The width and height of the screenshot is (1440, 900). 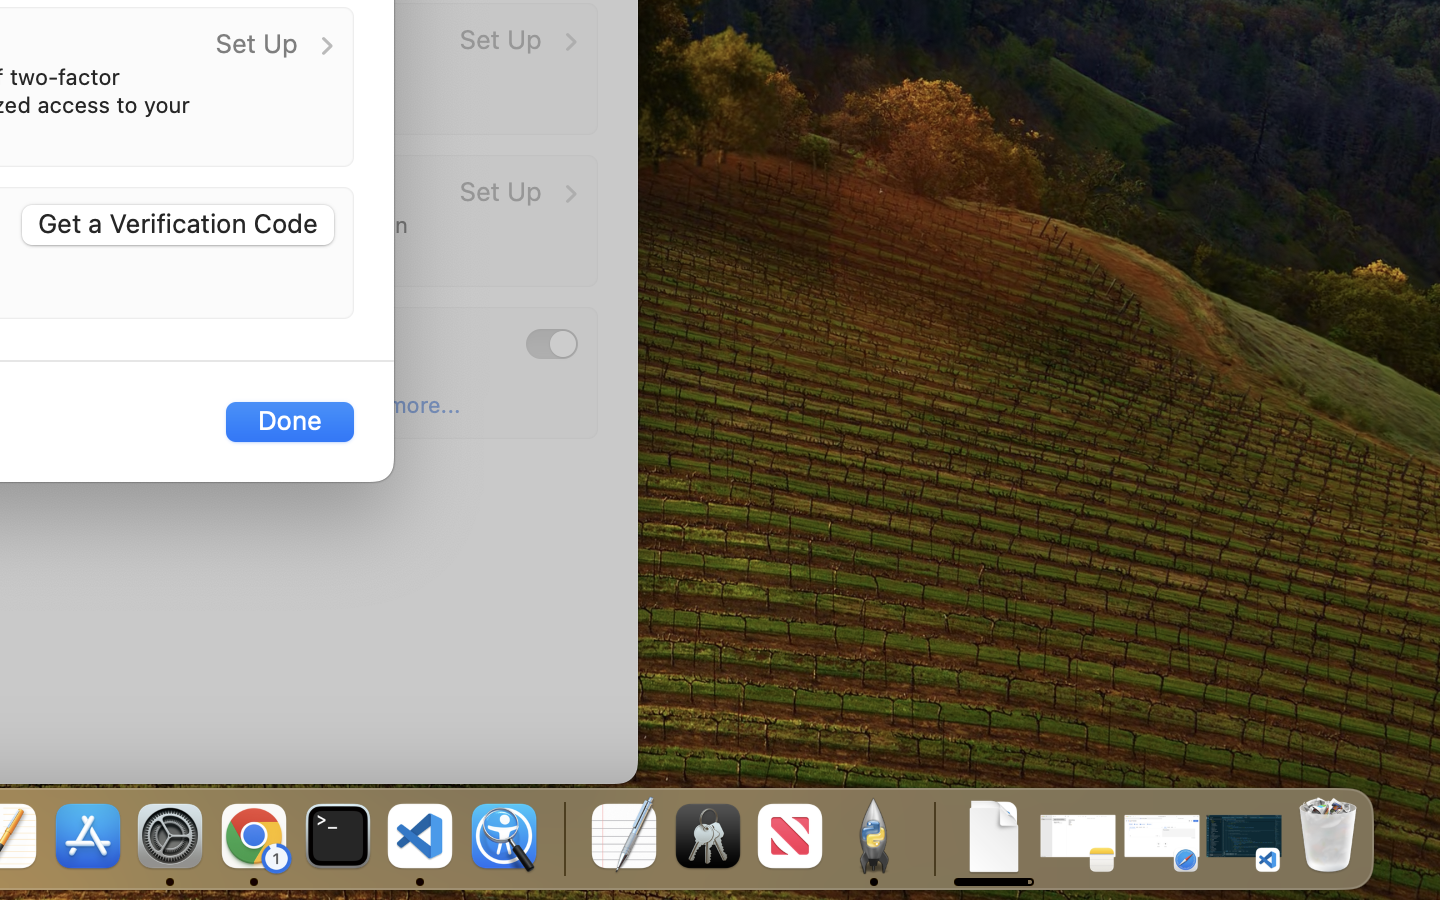 I want to click on '0.4285714328289032', so click(x=562, y=837).